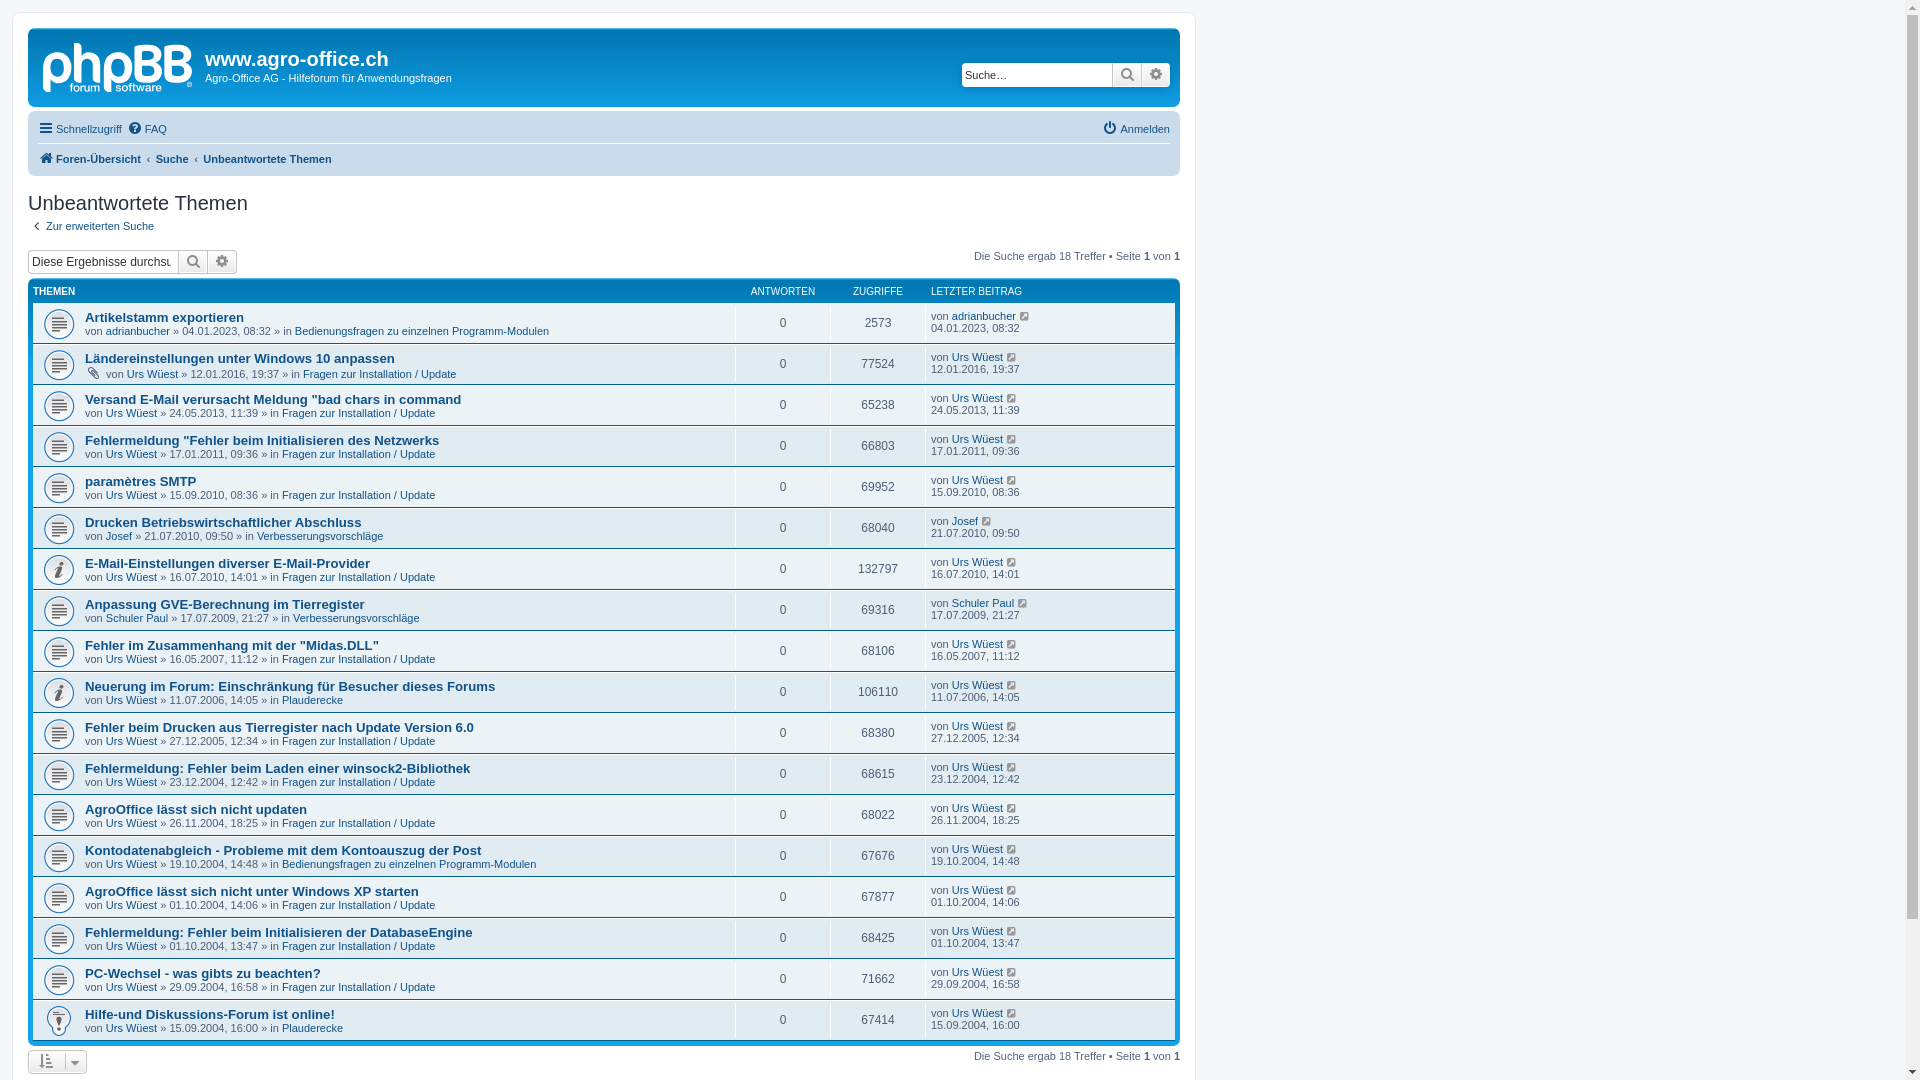 The height and width of the screenshot is (1080, 1920). Describe the element at coordinates (407, 863) in the screenshot. I see `'Bedienungsfragen zu einzelnen Programm-Modulen'` at that location.